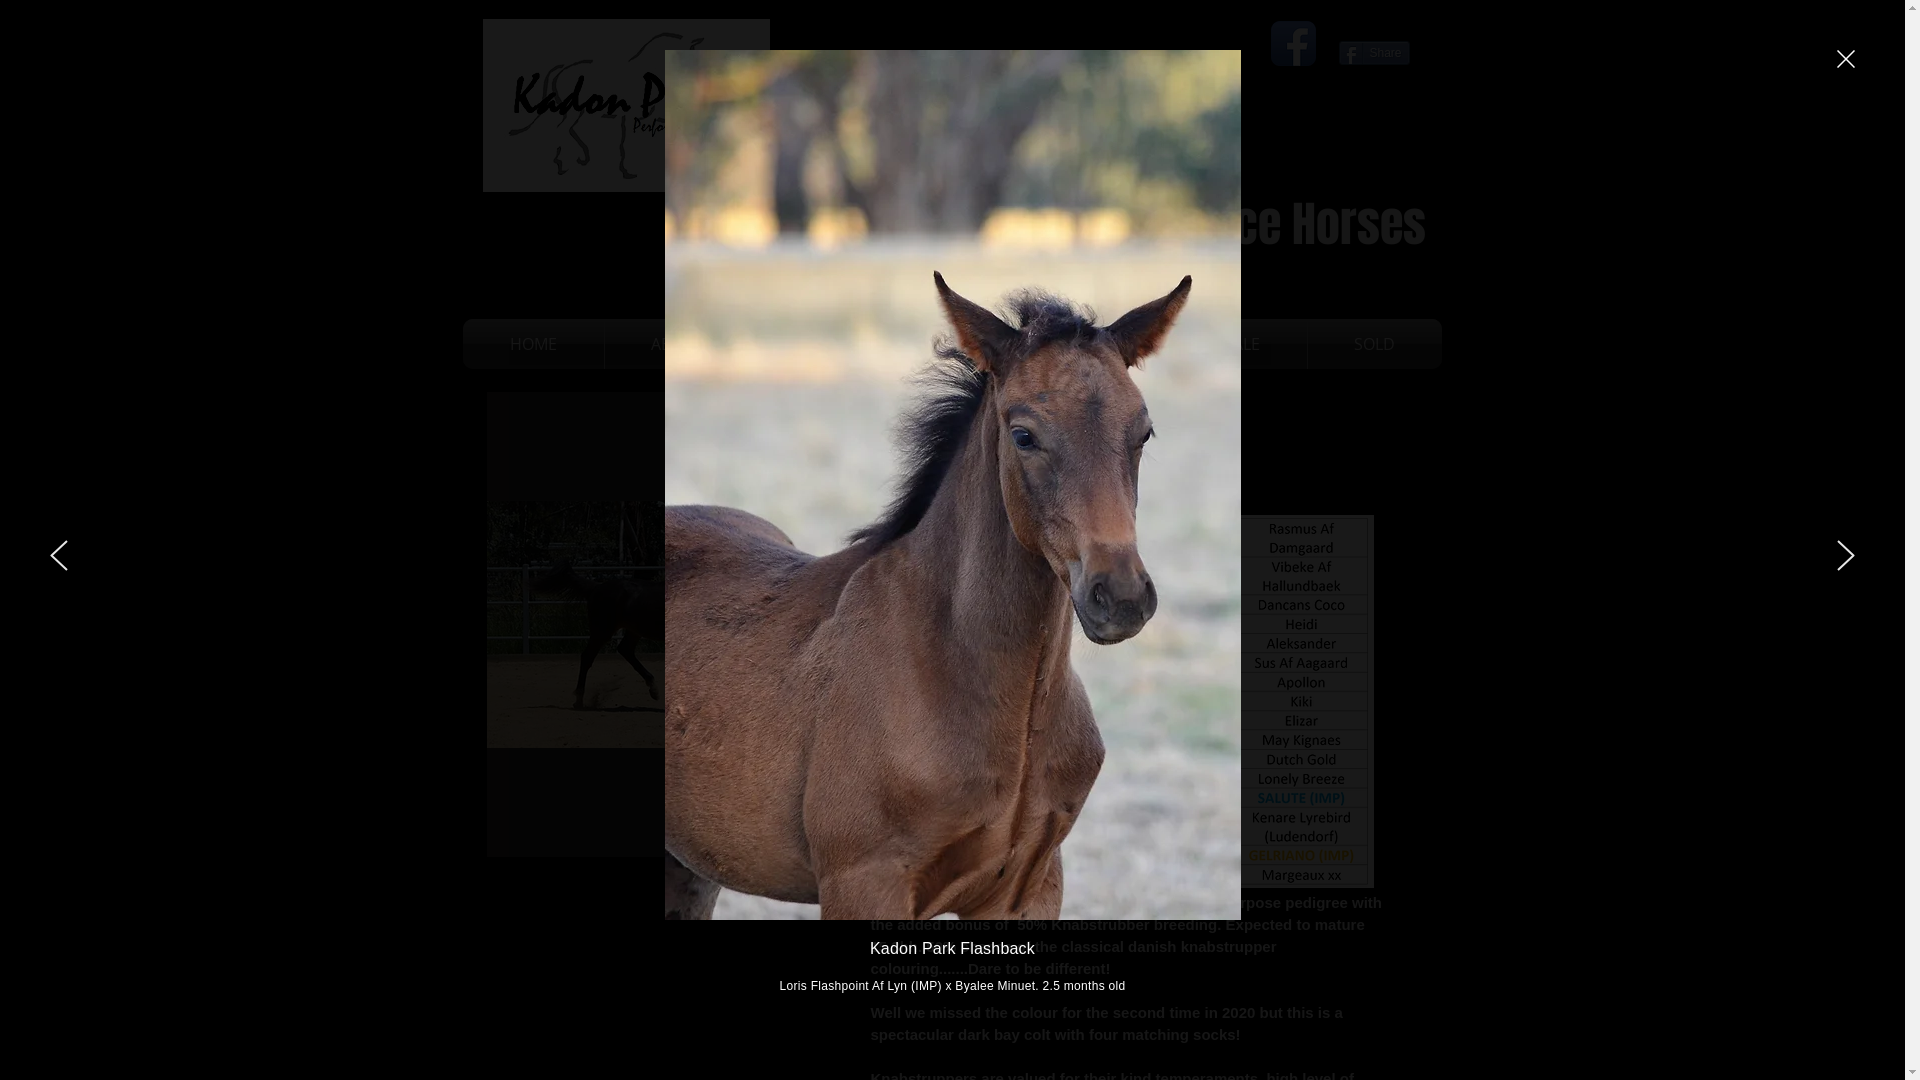 This screenshot has width=1920, height=1080. I want to click on 'Facebook Like', so click(1338, 23).